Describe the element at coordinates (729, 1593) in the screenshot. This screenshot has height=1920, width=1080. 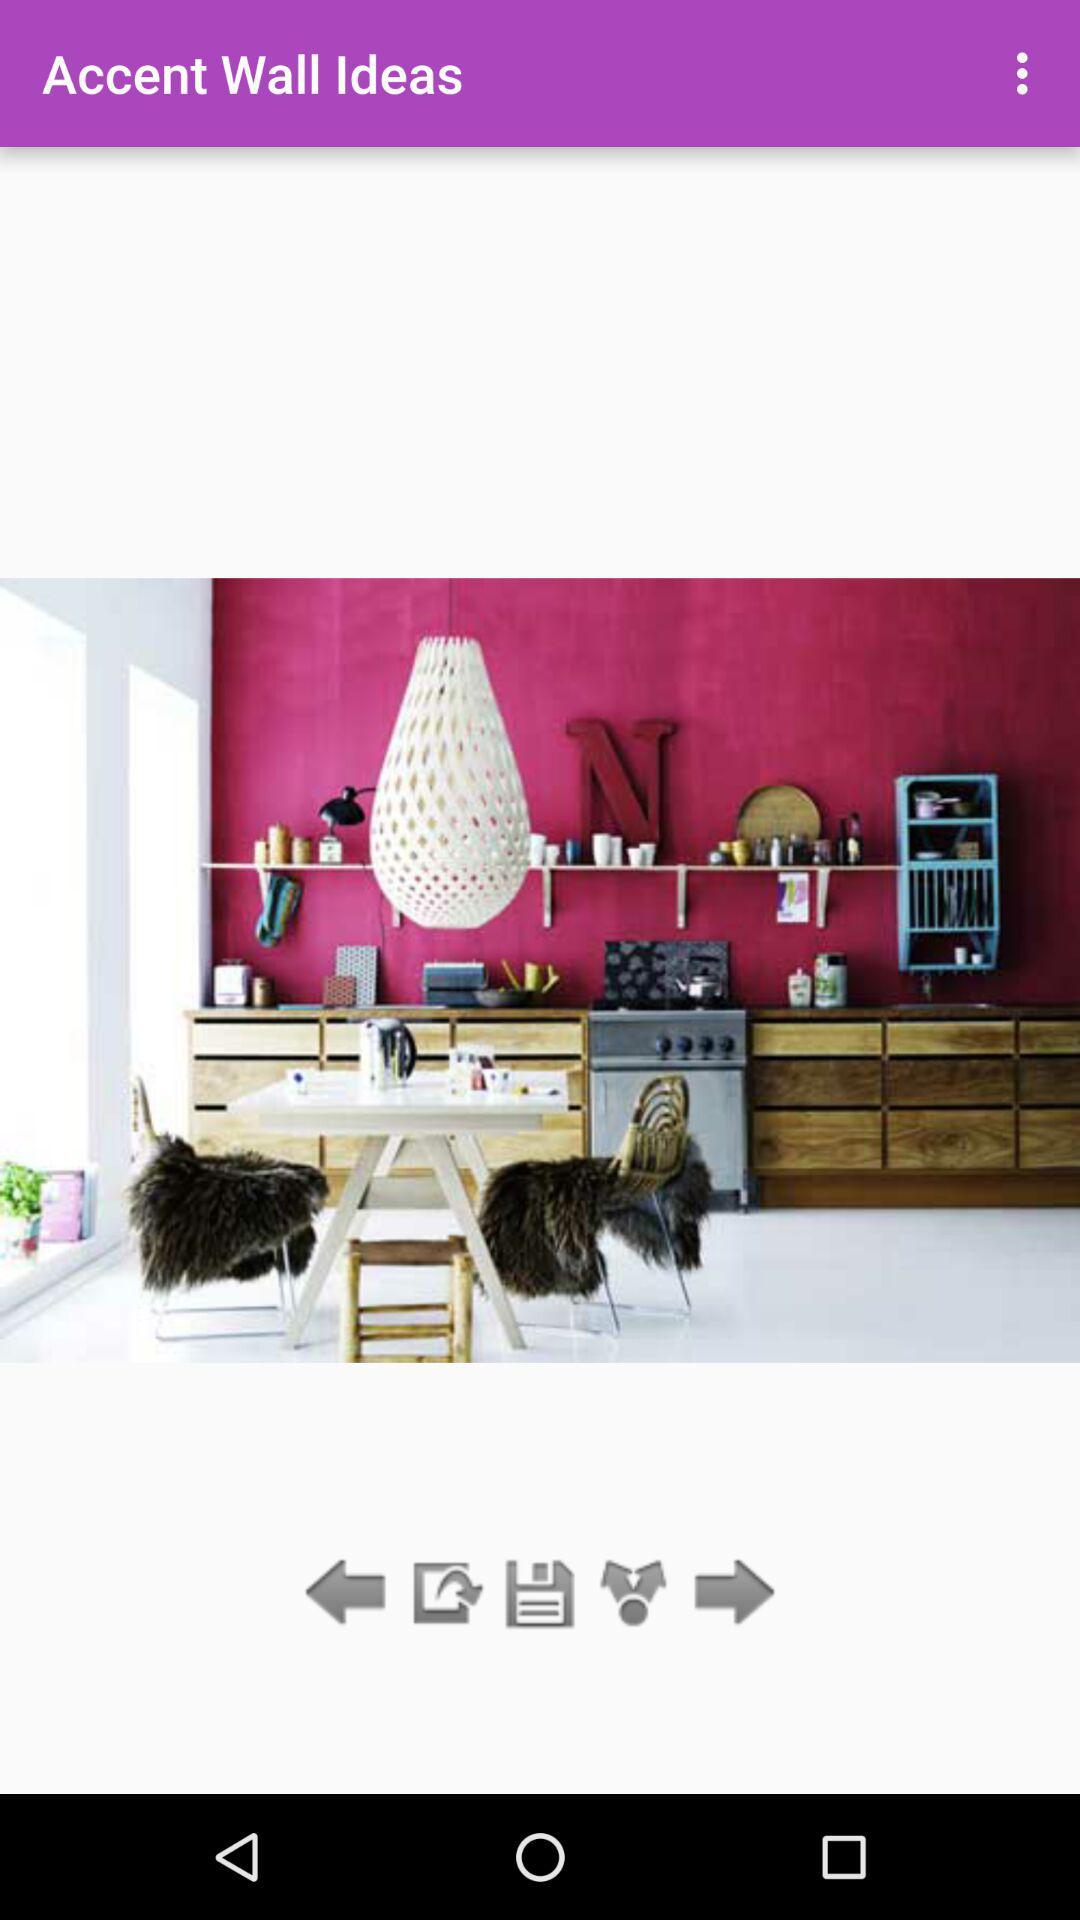
I see `next` at that location.